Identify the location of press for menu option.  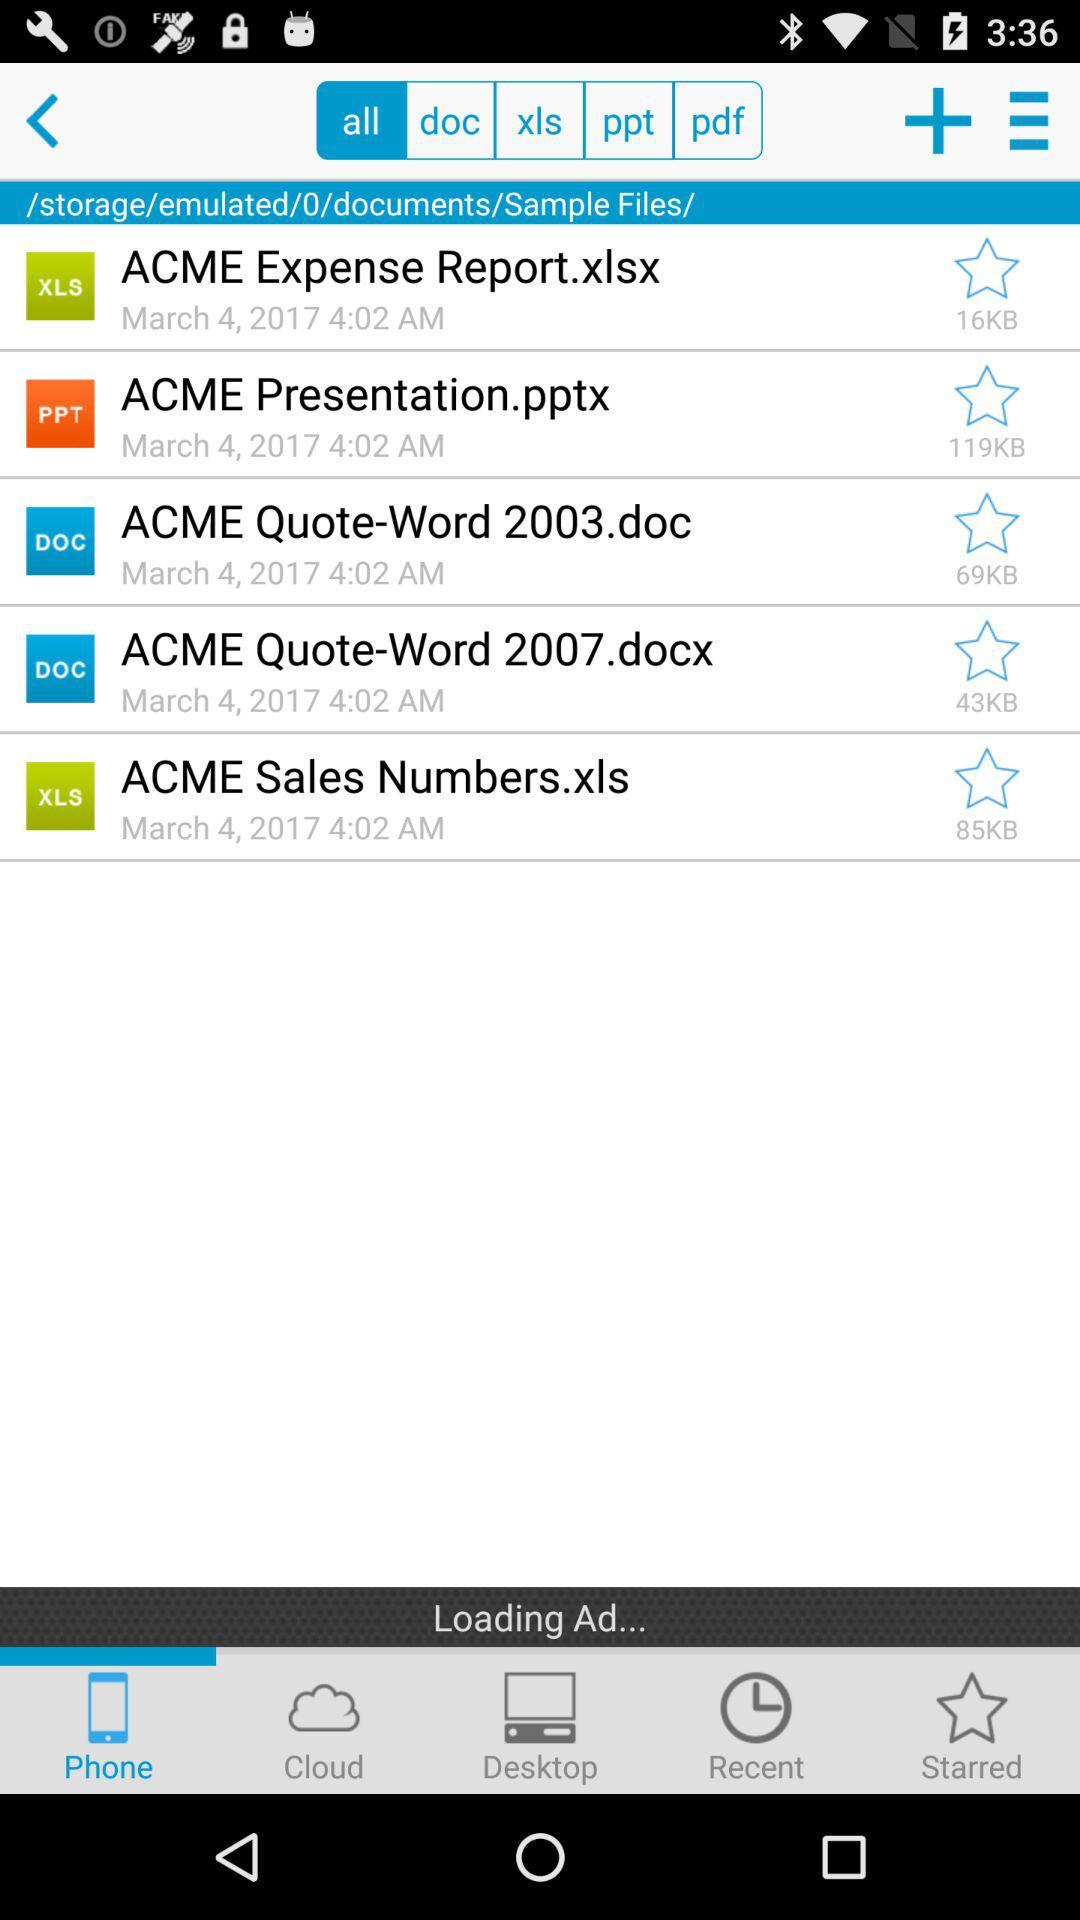
(1032, 119).